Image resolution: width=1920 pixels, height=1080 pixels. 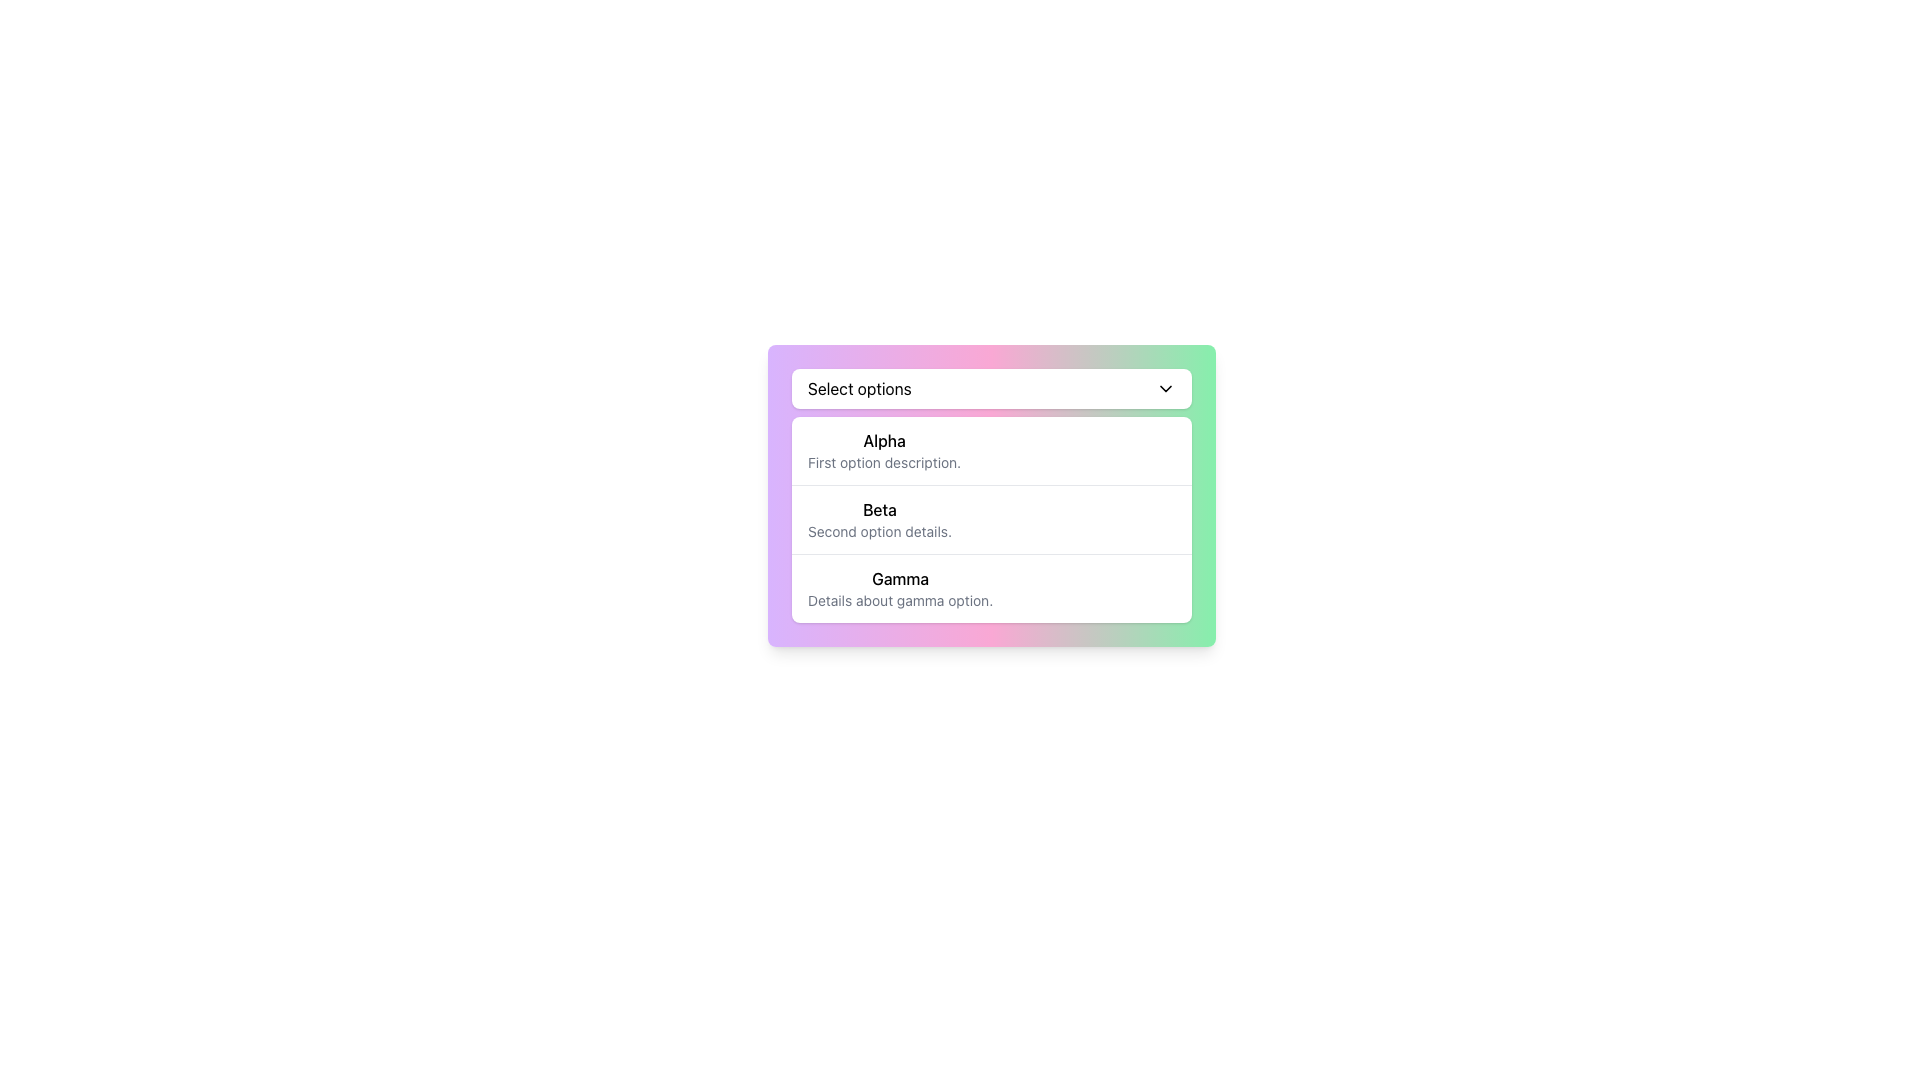 I want to click on to select the second entry in the dropdown list, which is labeled 'Beta' and has a lighter description 'Second option details.', so click(x=879, y=519).